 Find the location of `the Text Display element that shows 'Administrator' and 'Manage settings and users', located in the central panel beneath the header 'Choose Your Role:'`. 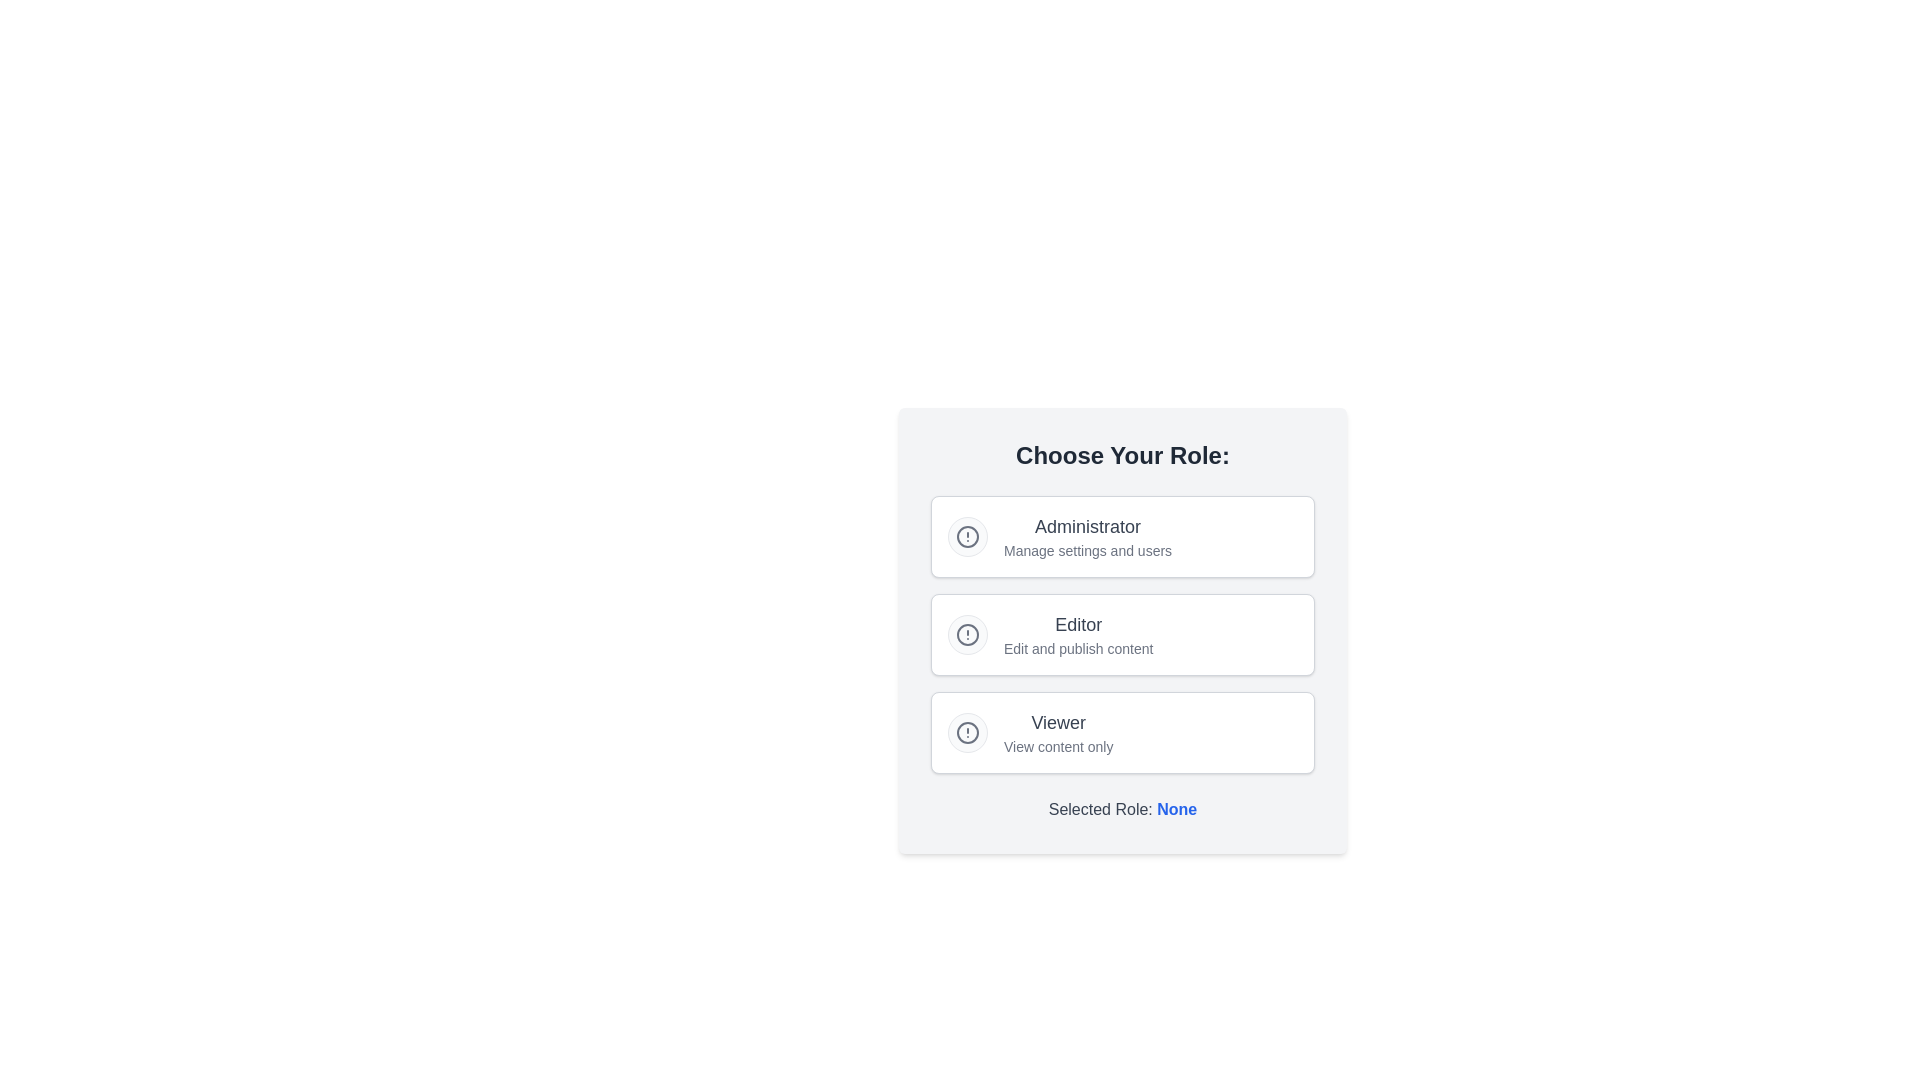

the Text Display element that shows 'Administrator' and 'Manage settings and users', located in the central panel beneath the header 'Choose Your Role:' is located at coordinates (1087, 535).